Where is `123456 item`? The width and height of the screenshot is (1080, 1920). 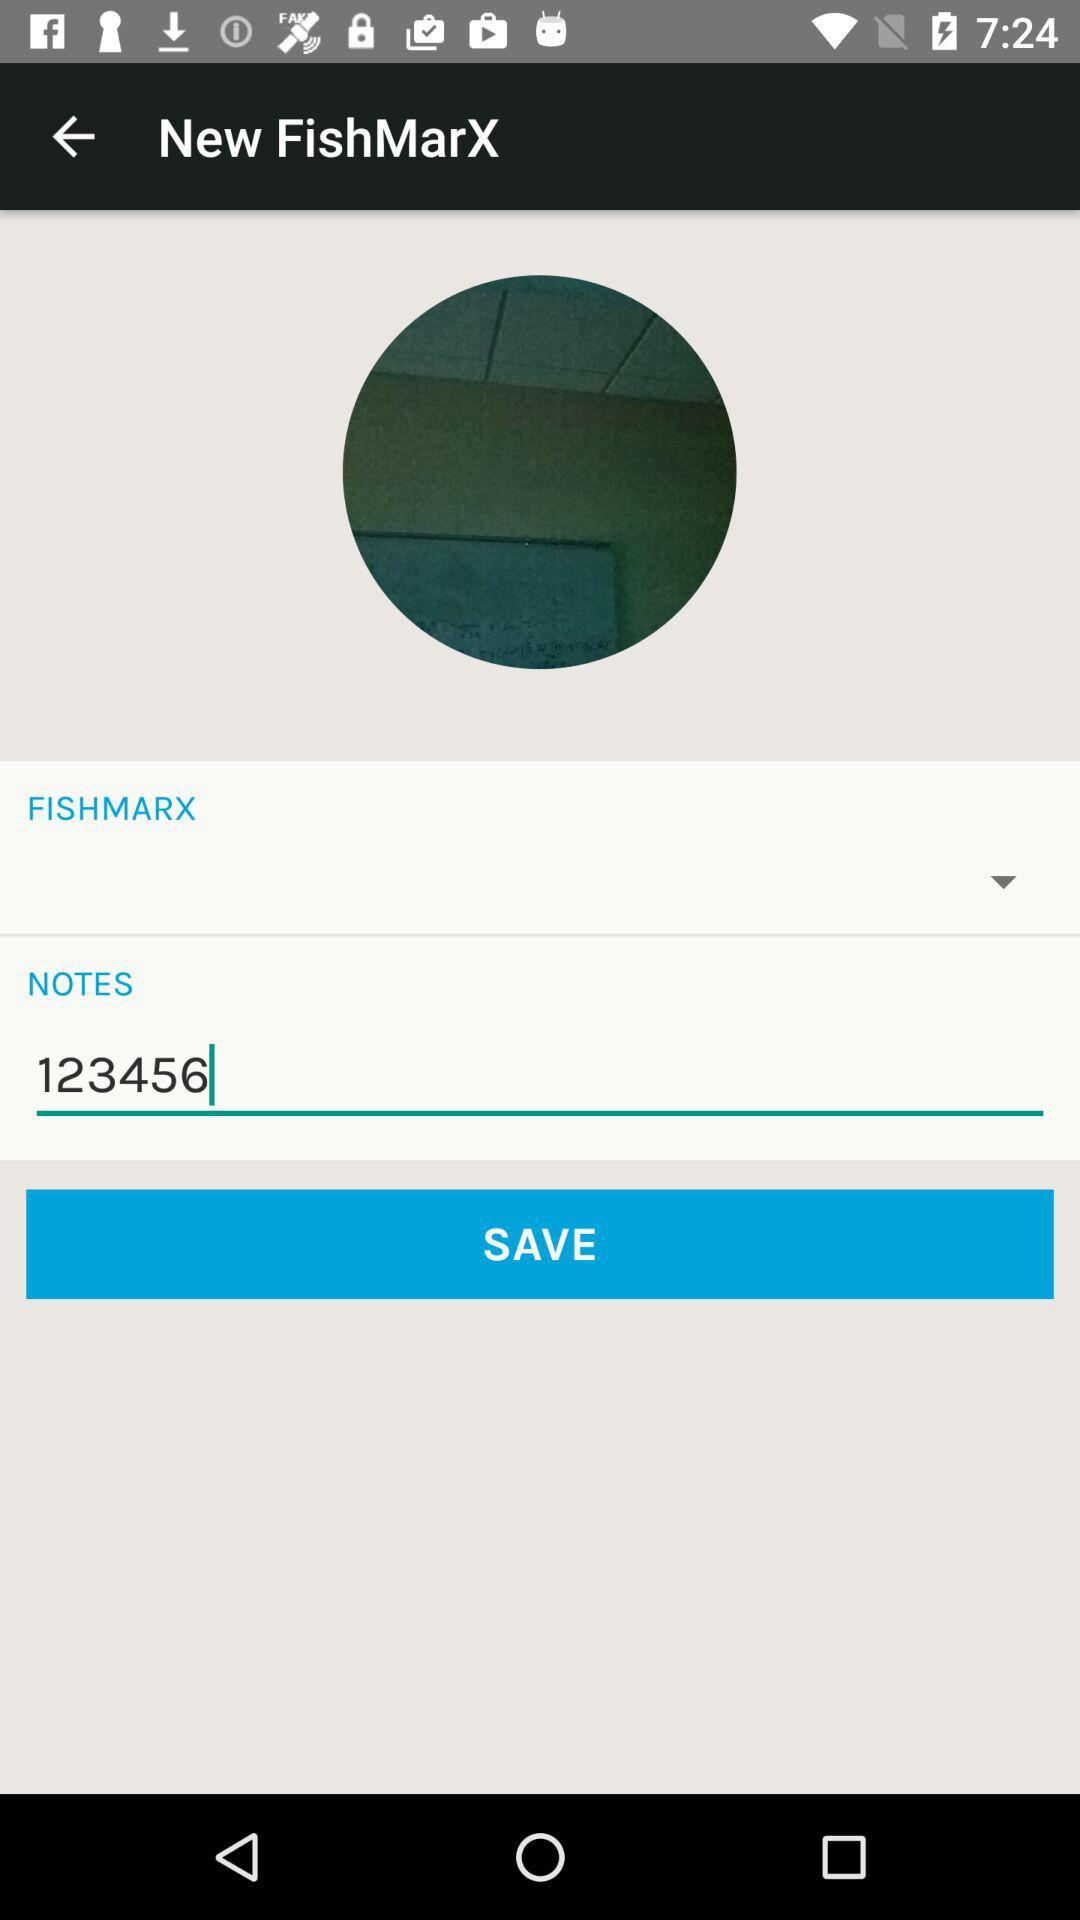
123456 item is located at coordinates (540, 1074).